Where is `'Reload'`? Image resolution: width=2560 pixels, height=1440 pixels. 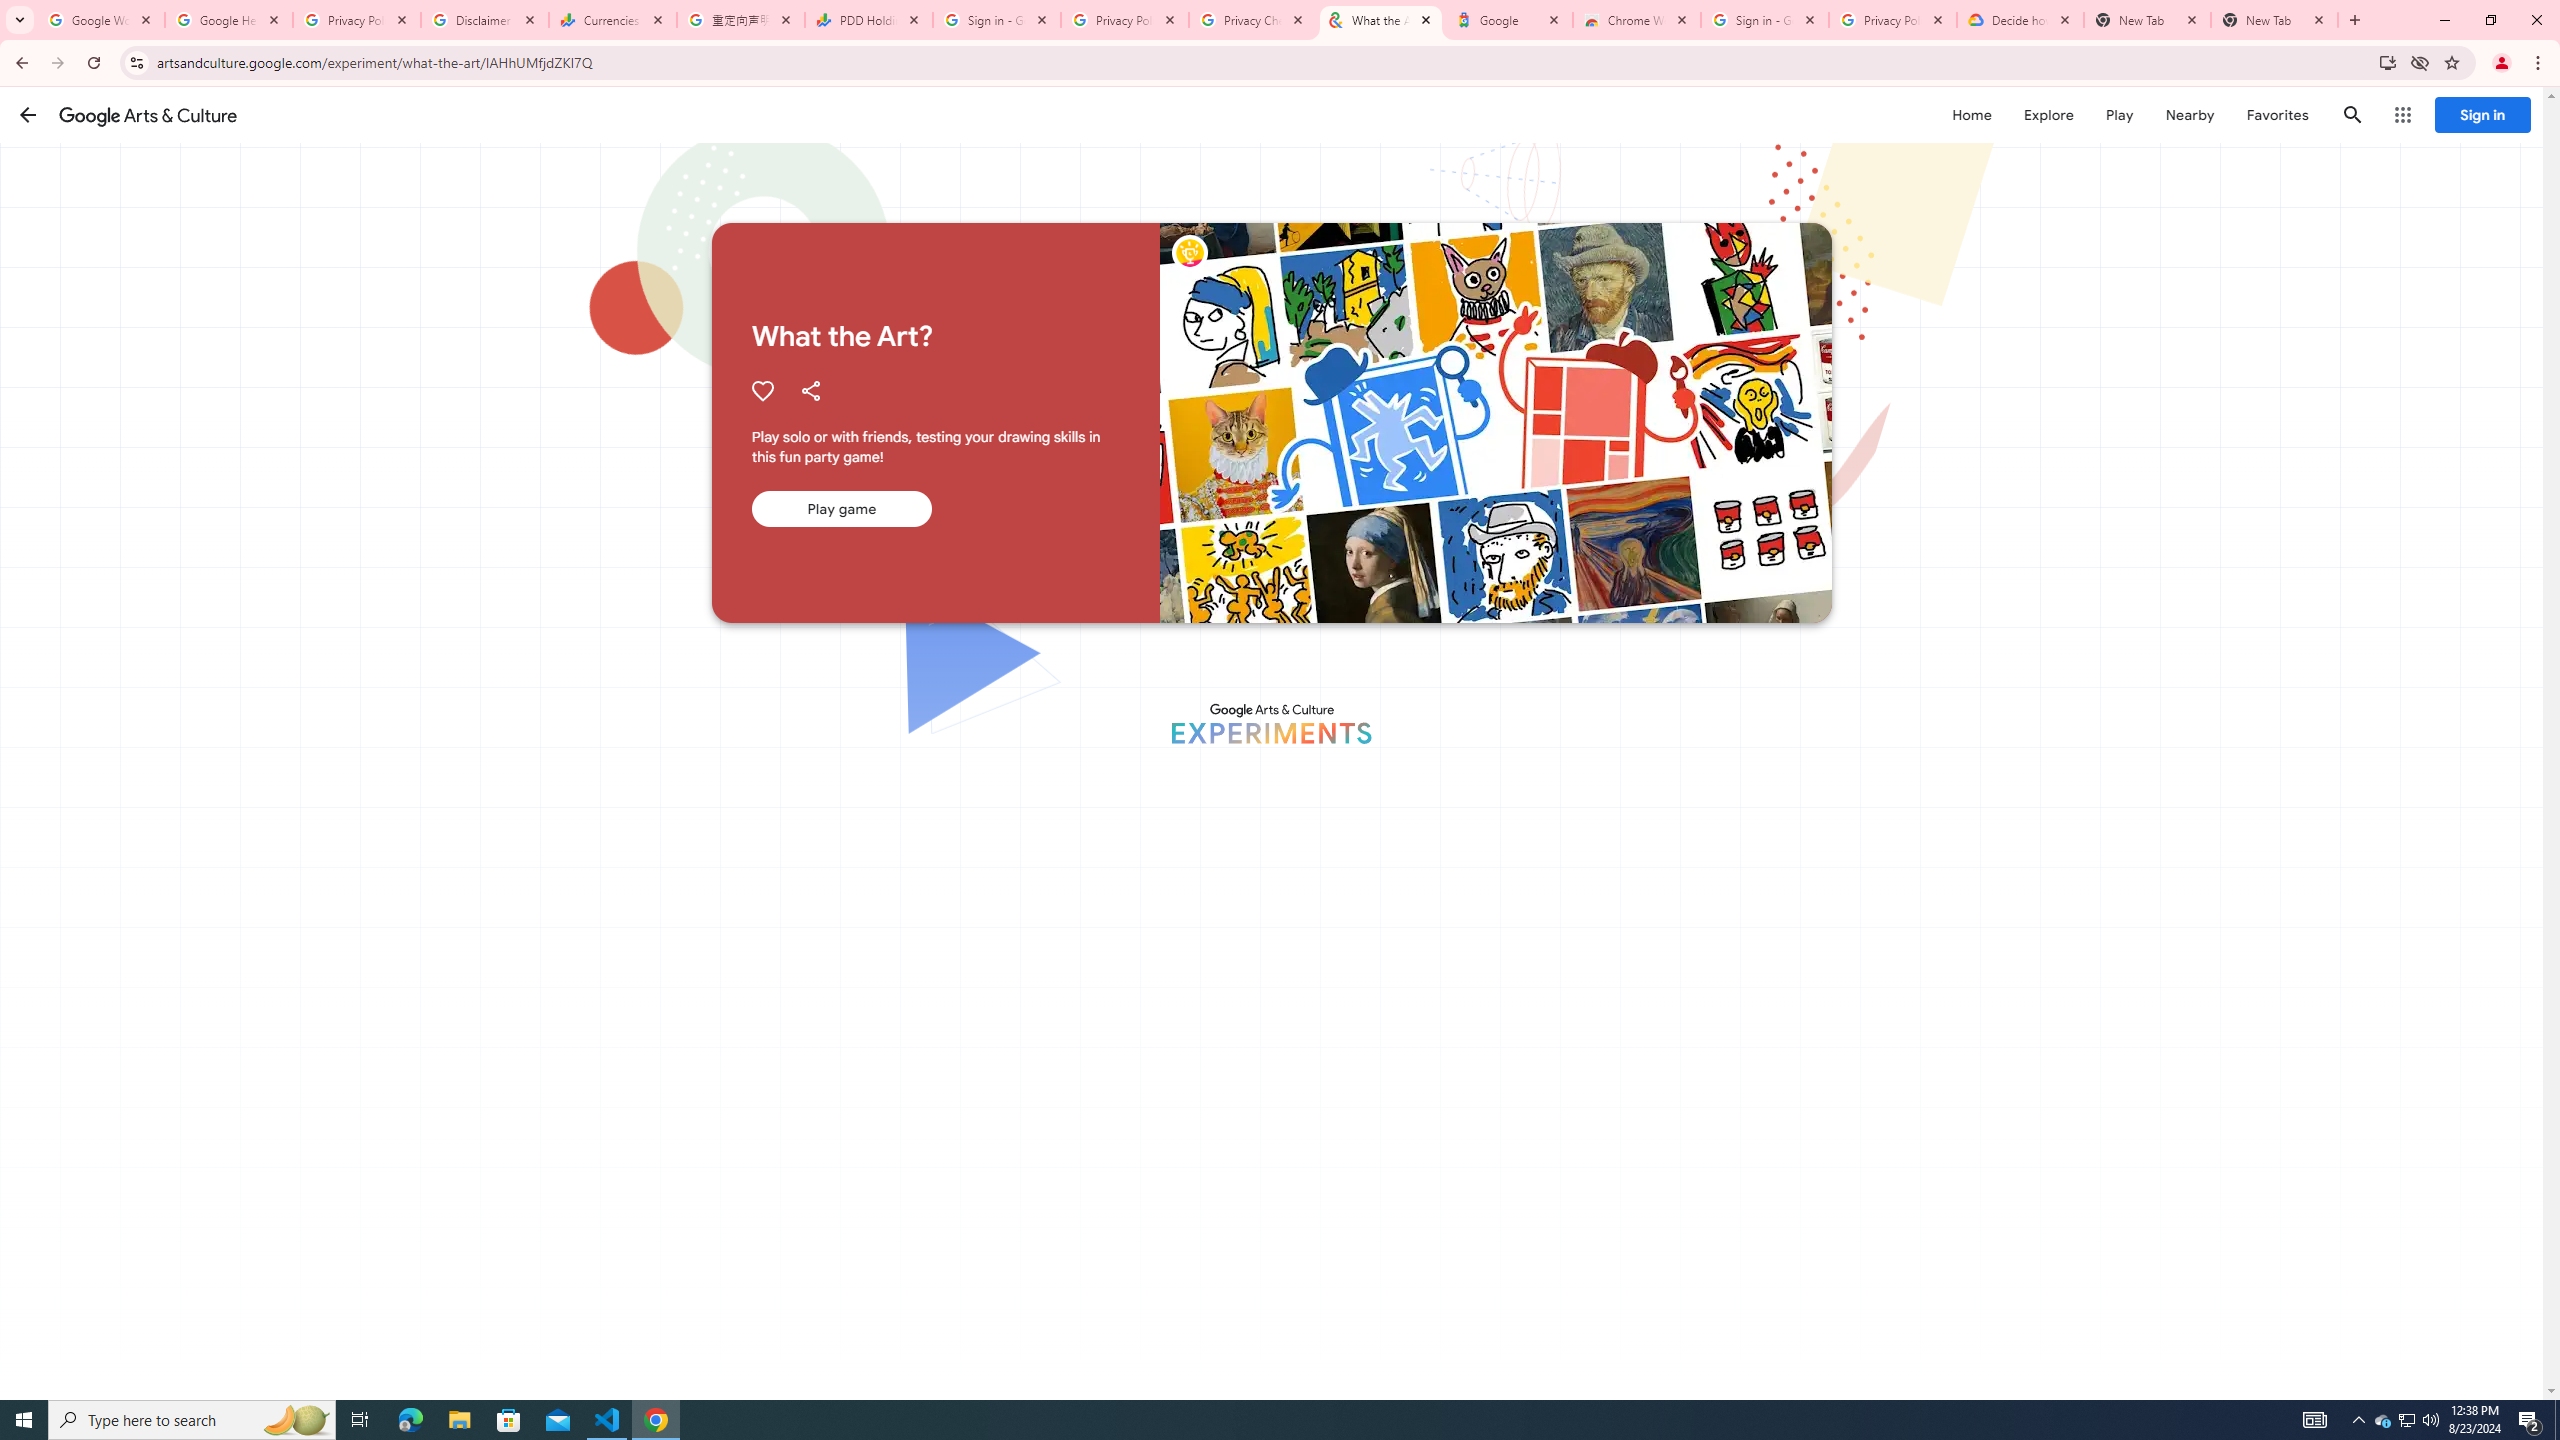
'Reload' is located at coordinates (93, 62).